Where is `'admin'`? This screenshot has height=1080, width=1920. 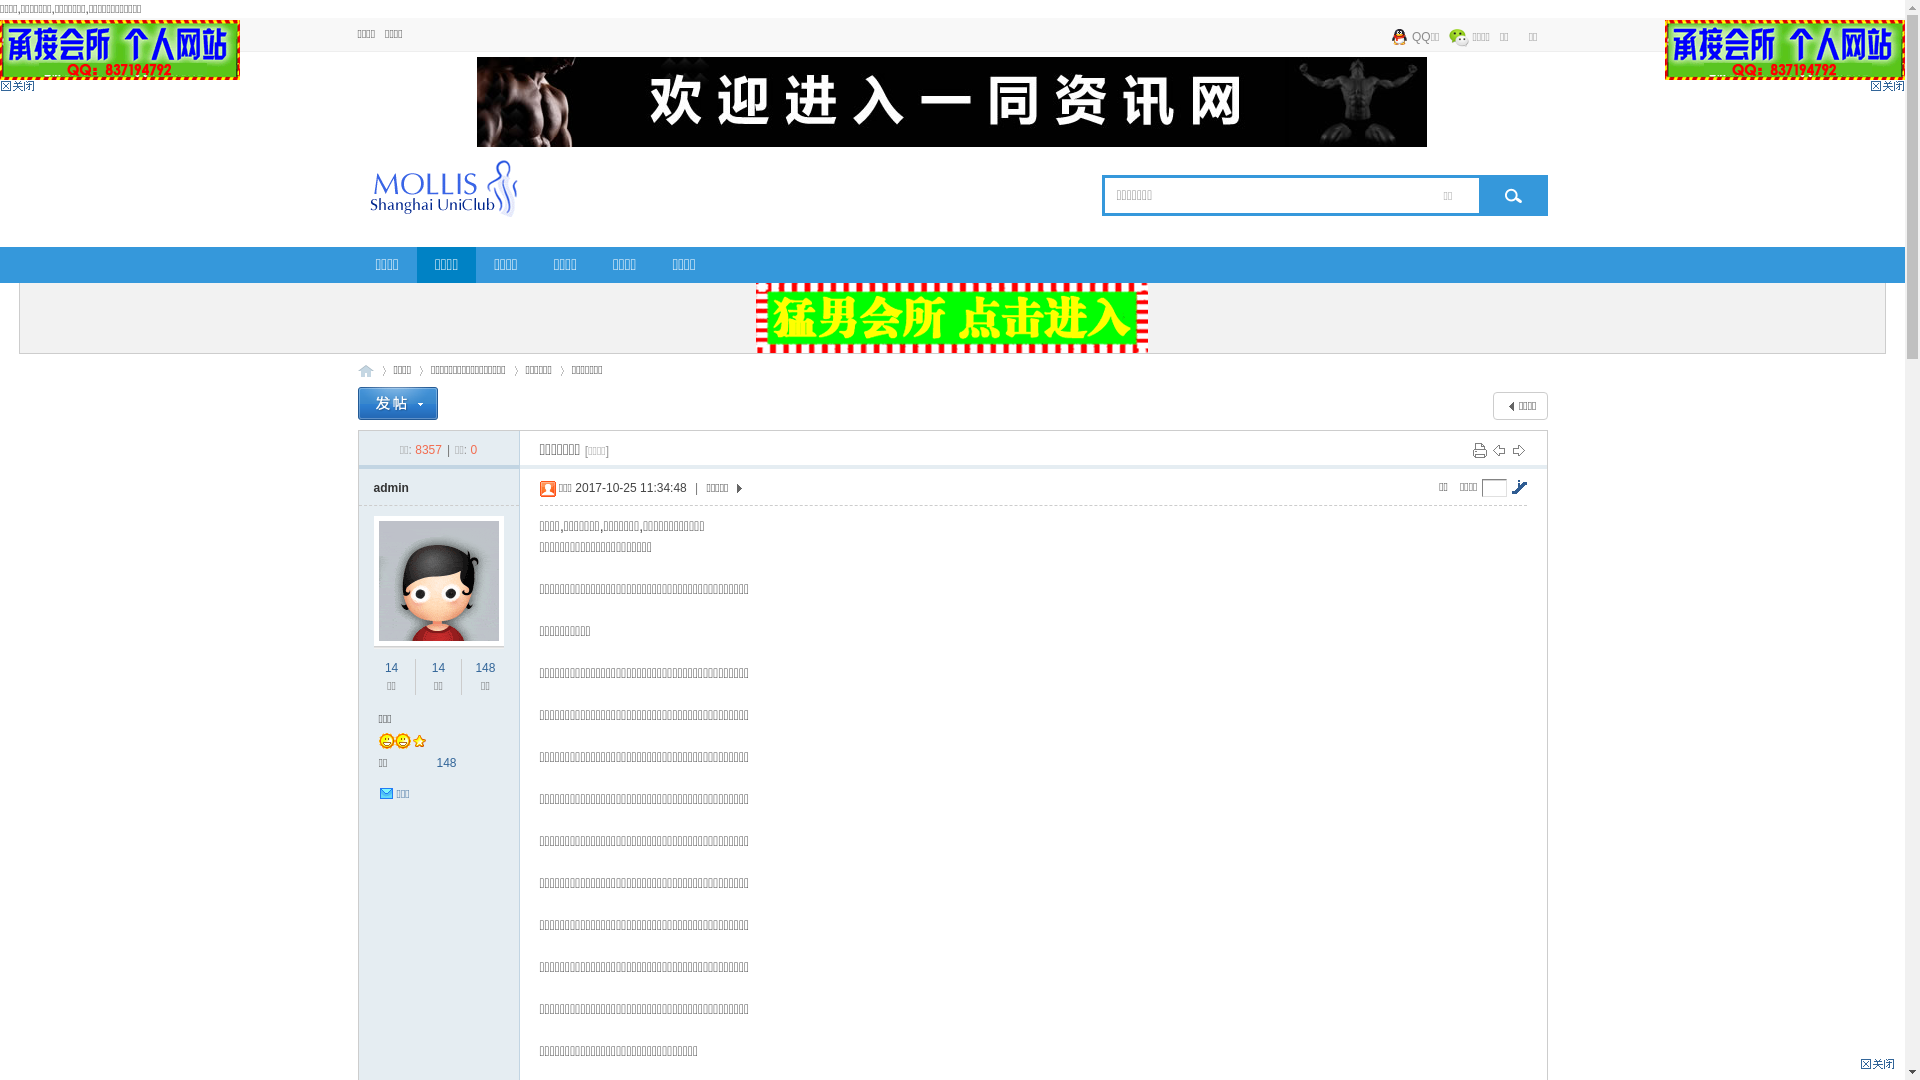 'admin' is located at coordinates (391, 488).